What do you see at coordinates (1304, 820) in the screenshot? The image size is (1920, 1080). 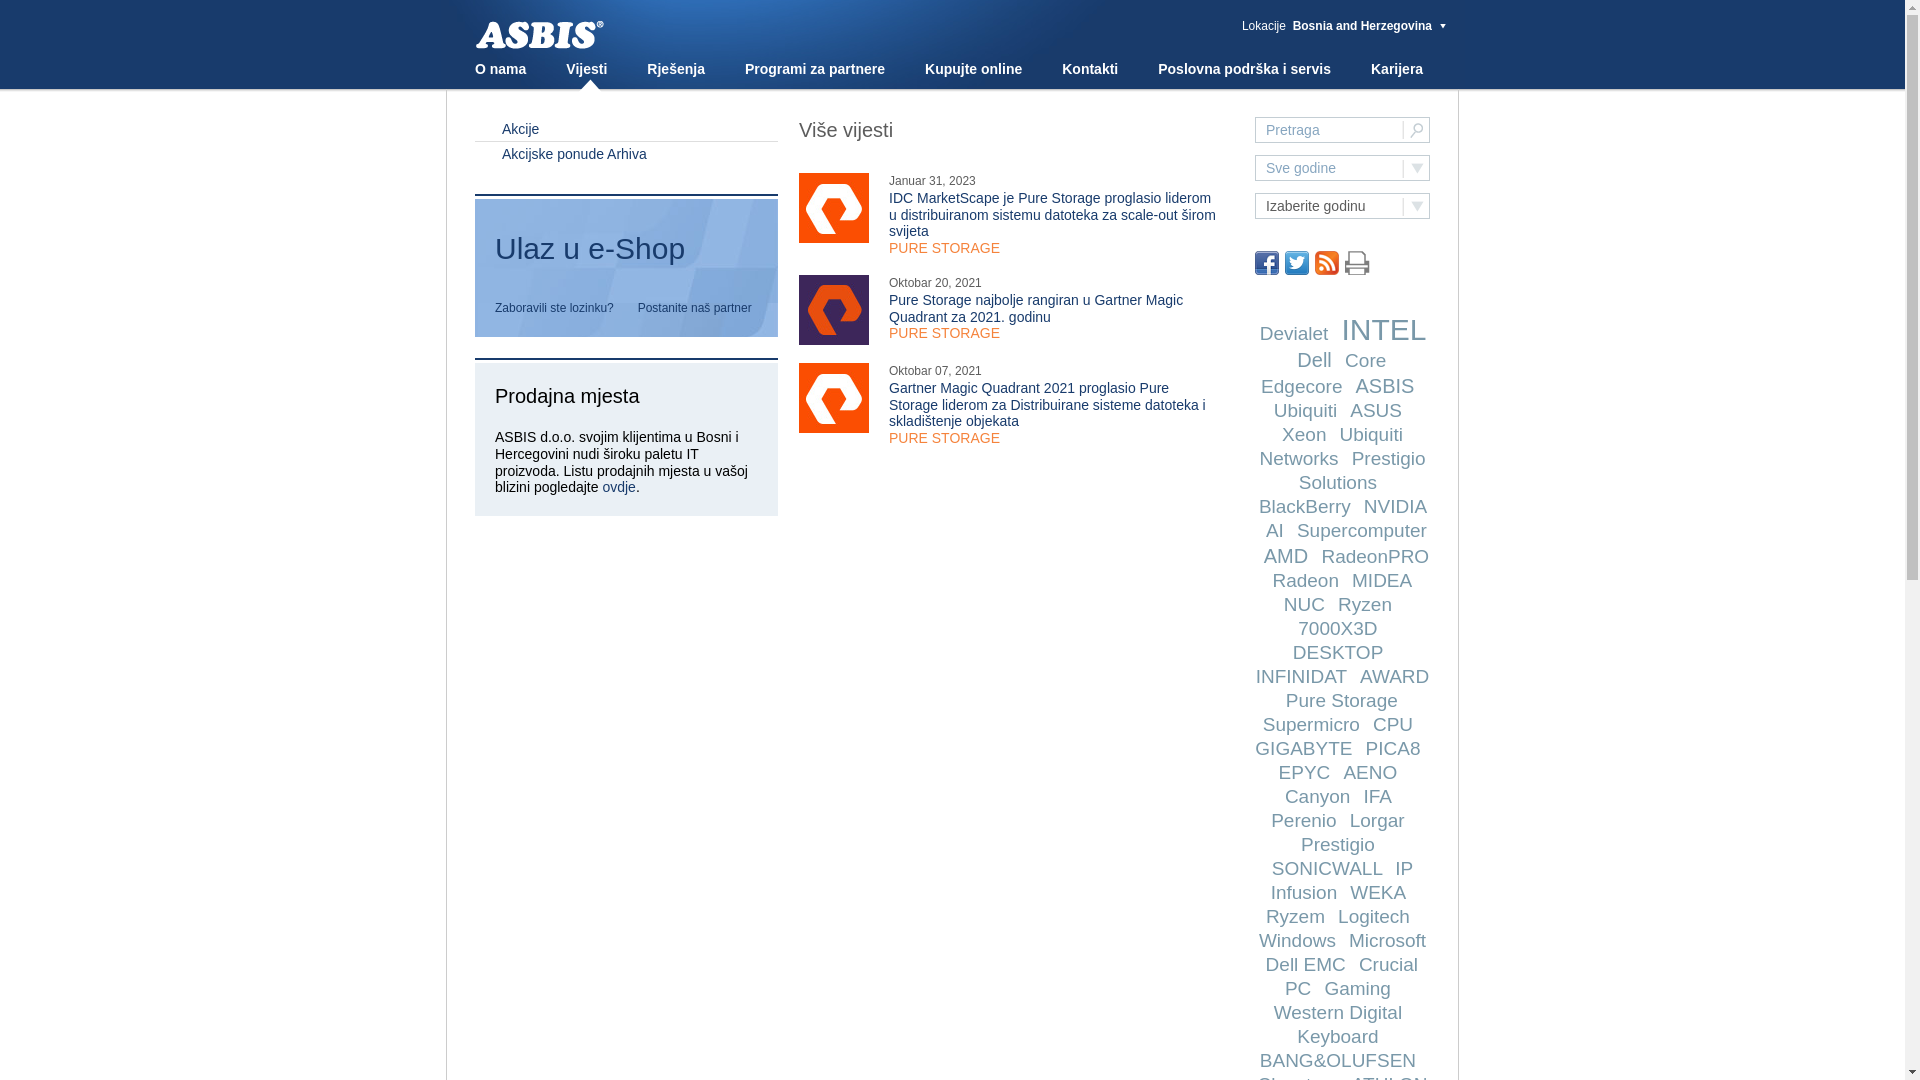 I see `'Perenio'` at bounding box center [1304, 820].